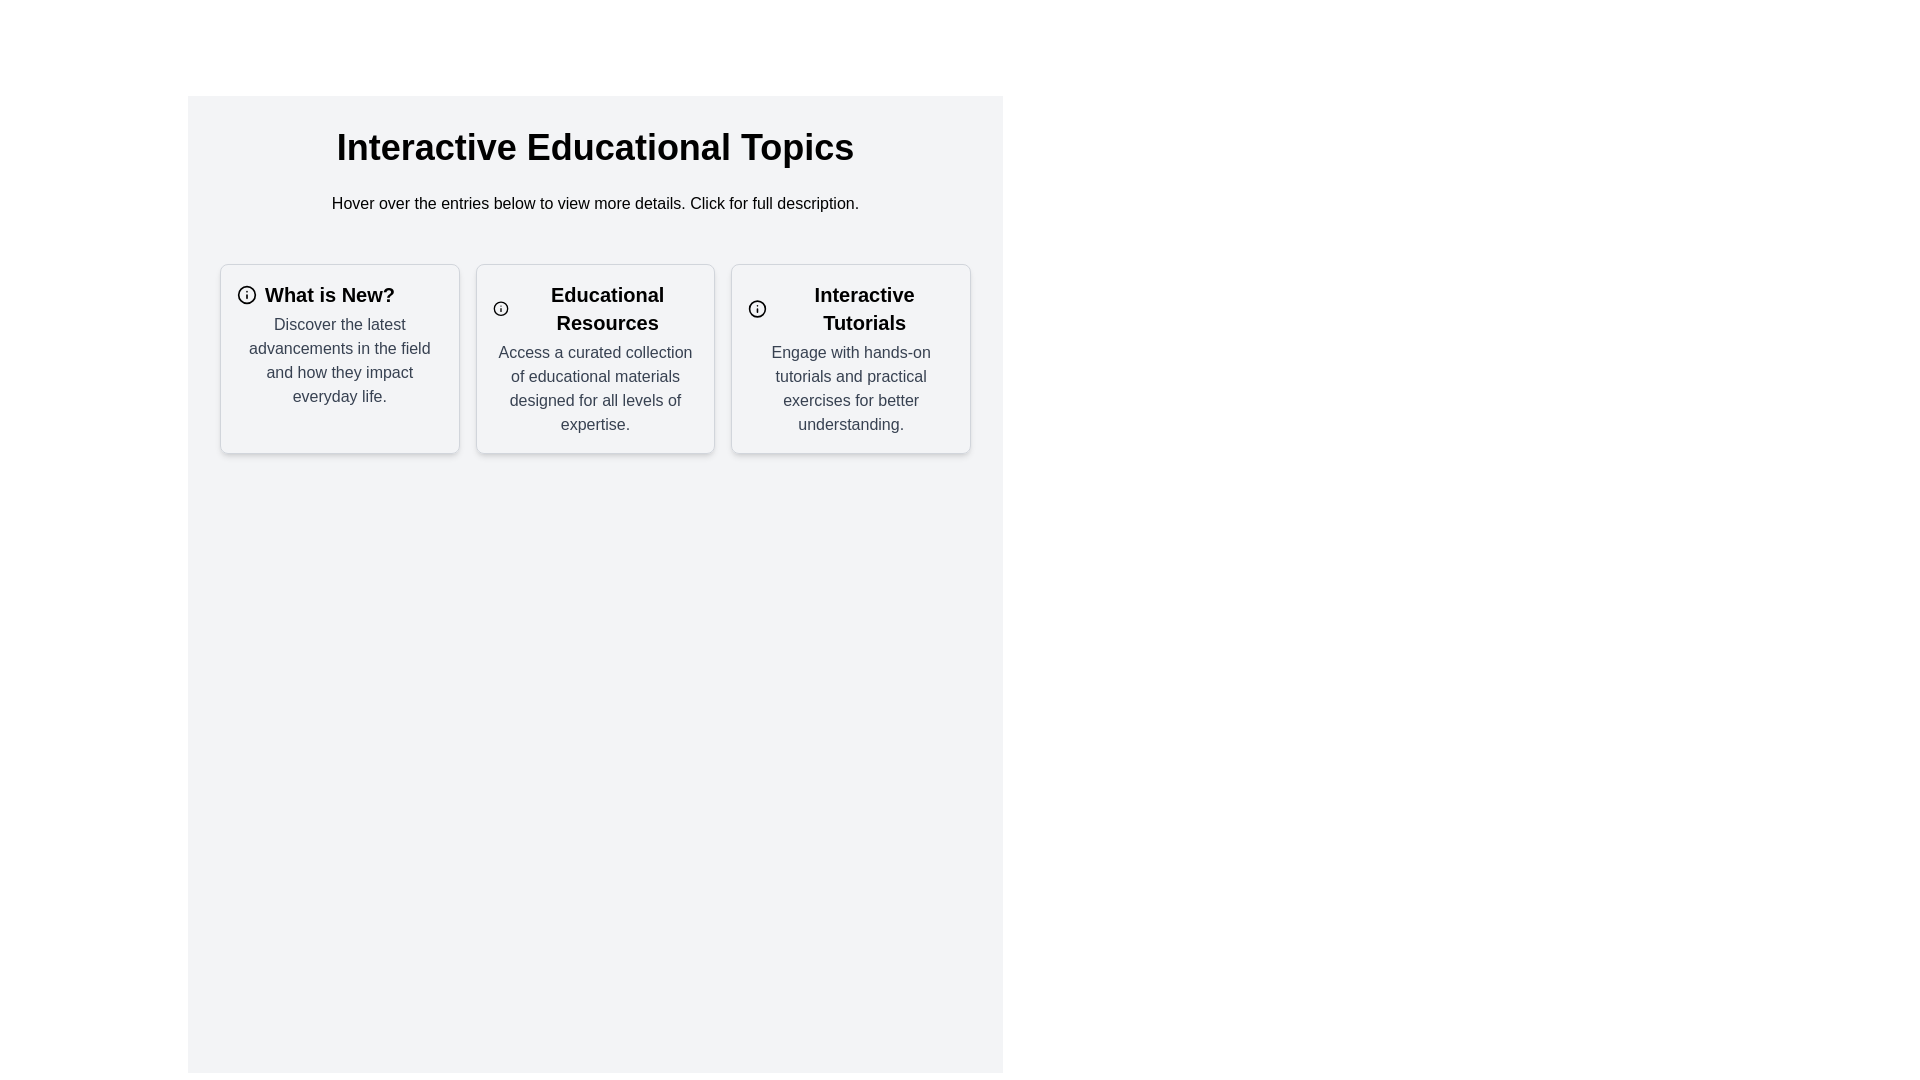 The height and width of the screenshot is (1080, 1920). Describe the element at coordinates (851, 389) in the screenshot. I see `the text label displaying 'Engage with hands-on tutorials and practical exercises for better understanding.' located in the 'Interactive Tutorials' card component` at that location.